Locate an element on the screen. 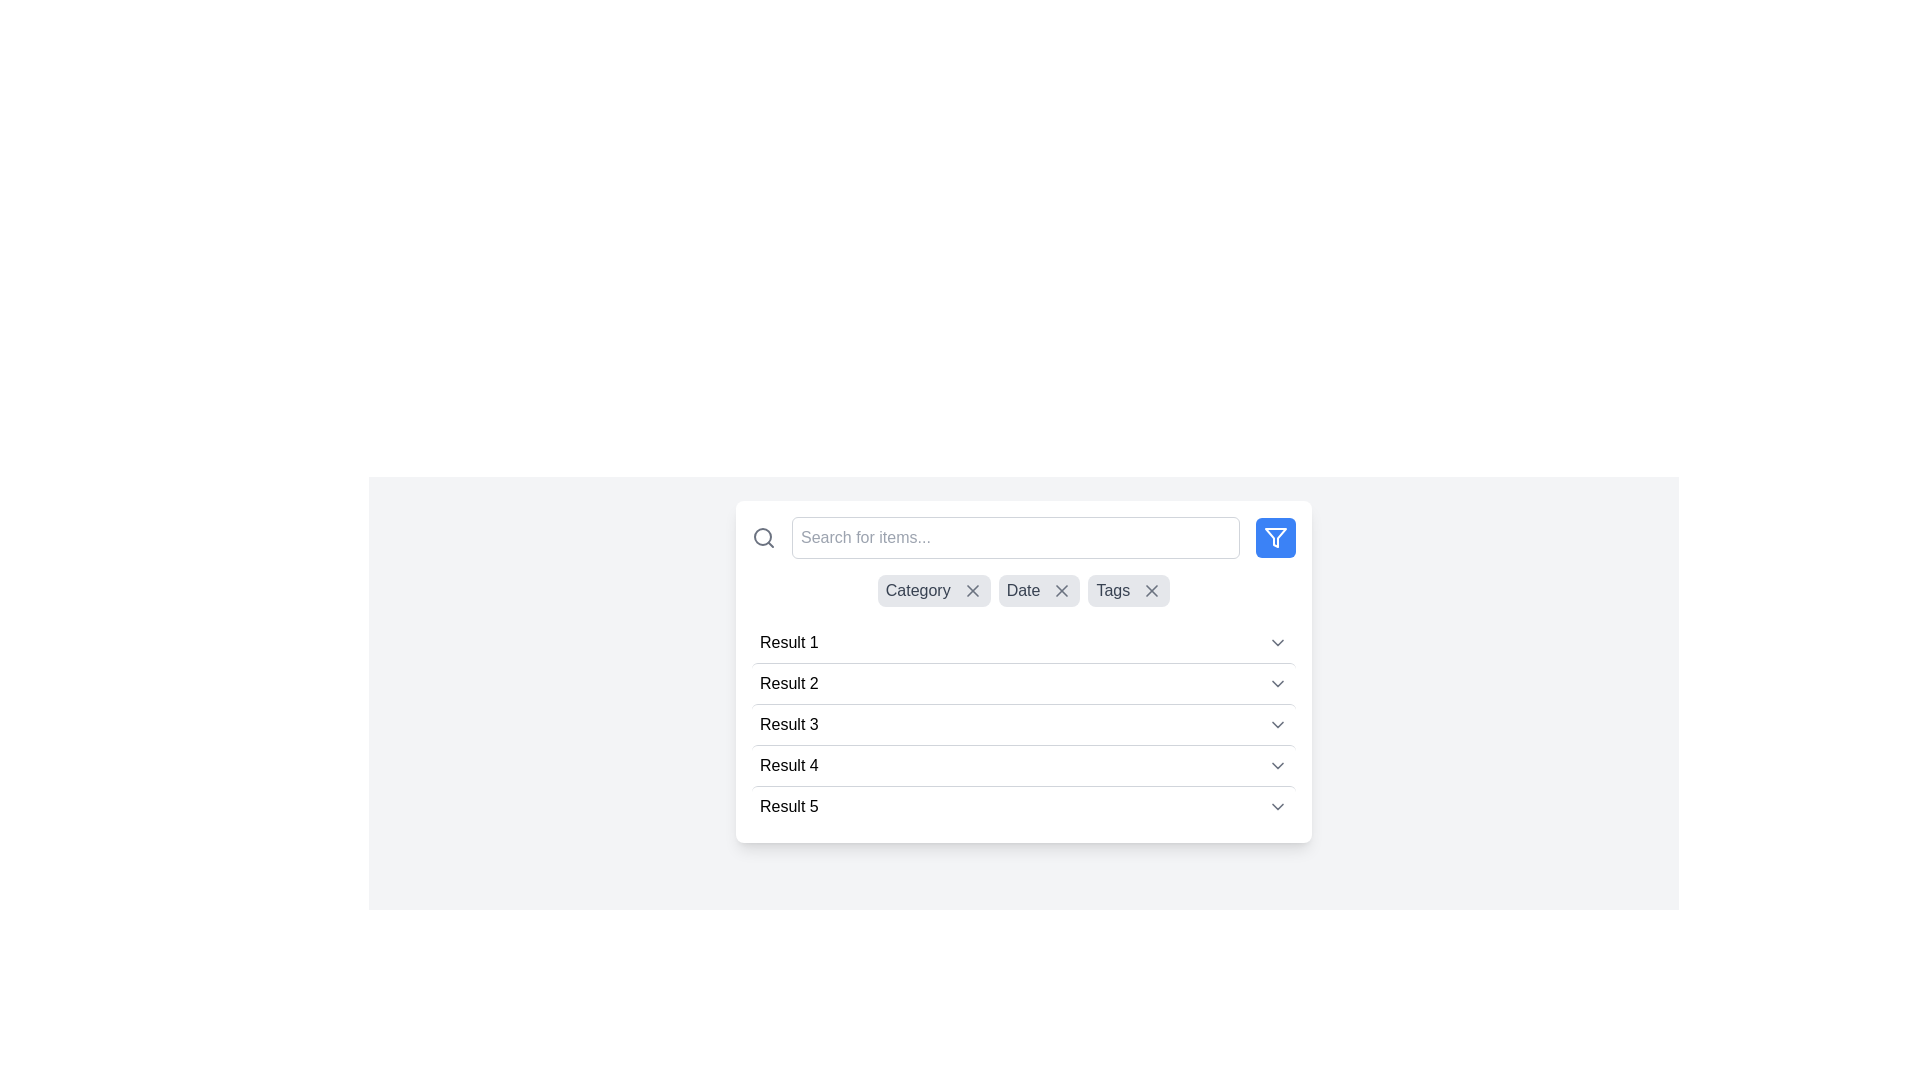 Image resolution: width=1920 pixels, height=1080 pixels. the close icon button for the 'Tags' section is located at coordinates (1152, 589).